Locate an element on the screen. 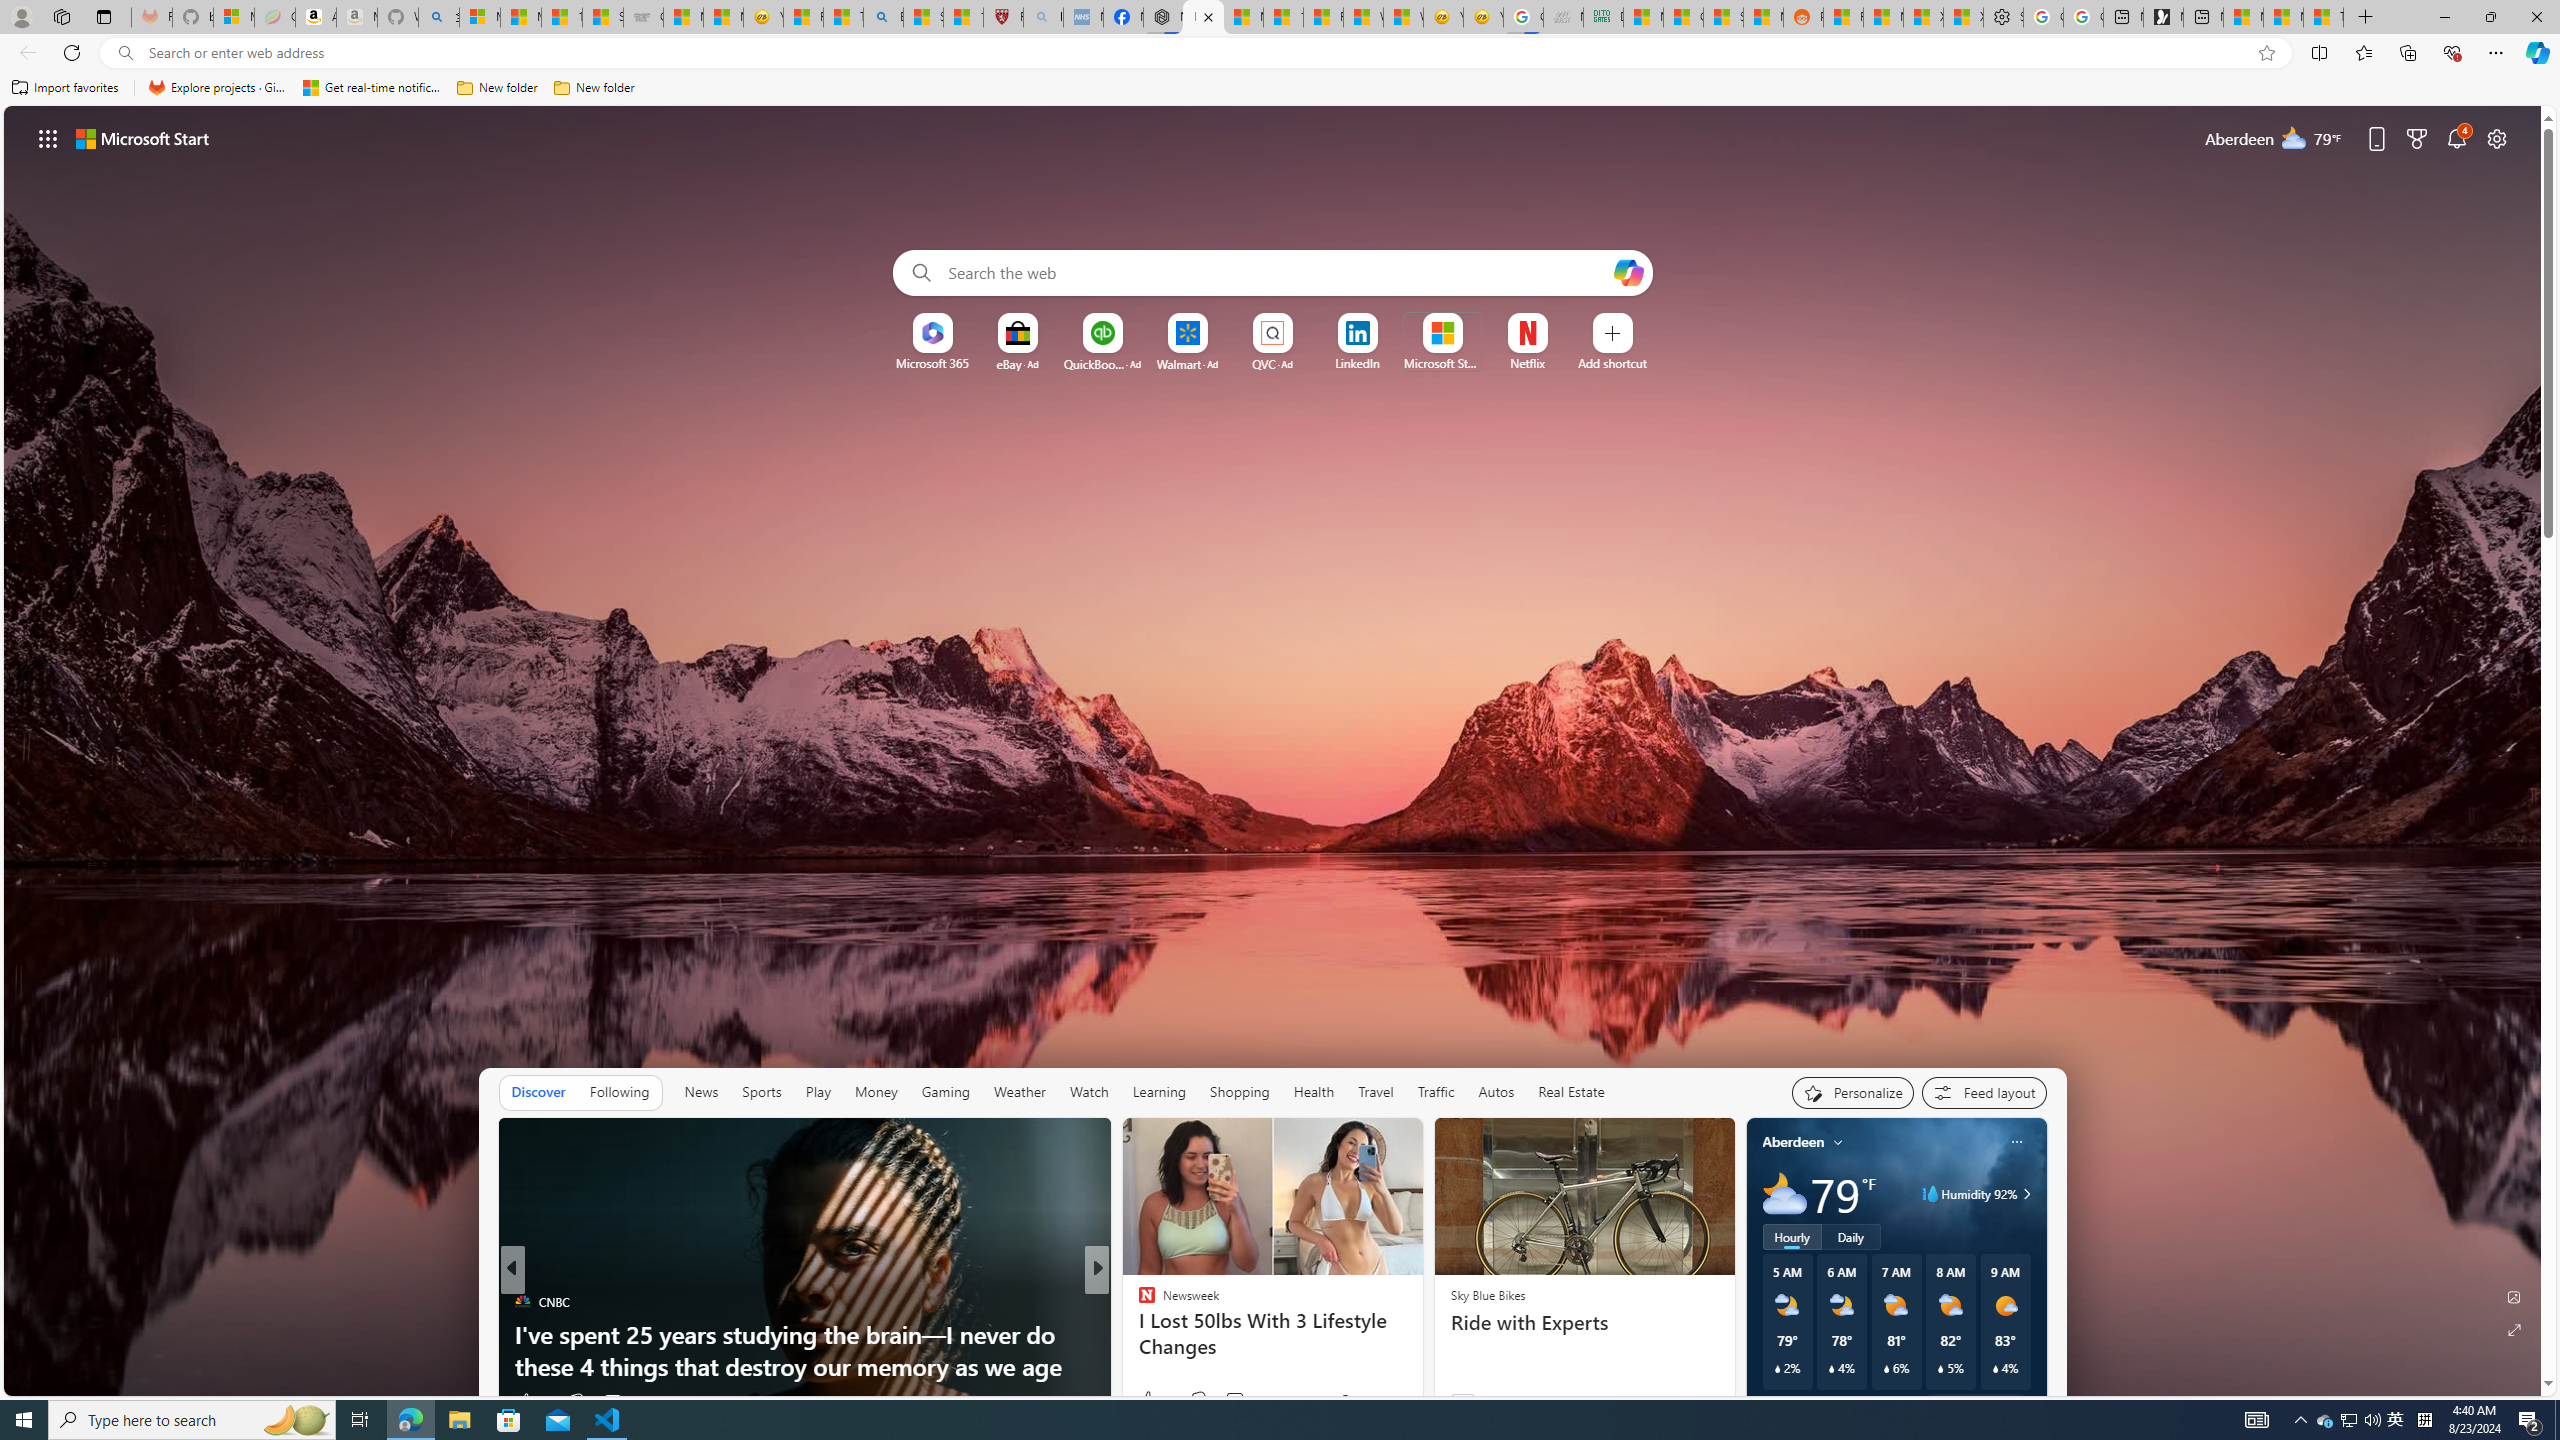  'My location' is located at coordinates (1838, 1141).